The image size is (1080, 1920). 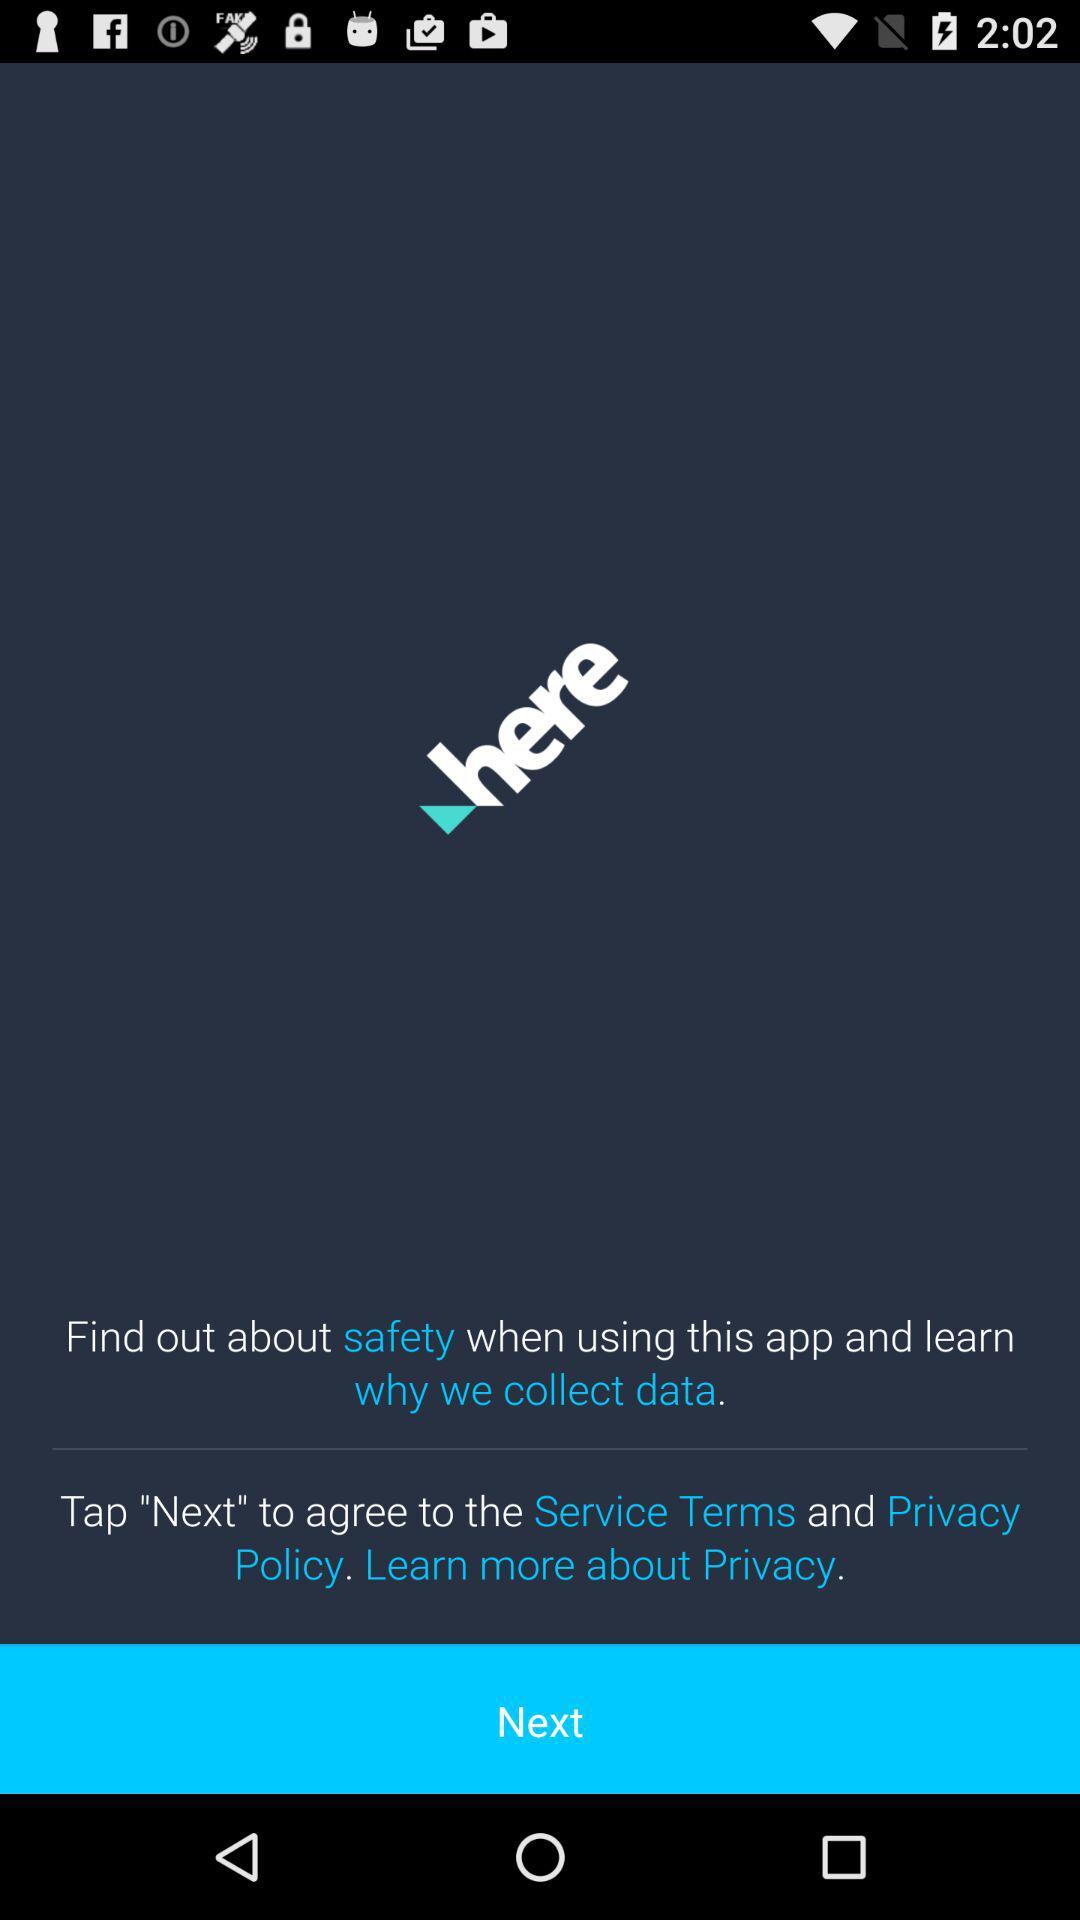 I want to click on find out about item, so click(x=540, y=1360).